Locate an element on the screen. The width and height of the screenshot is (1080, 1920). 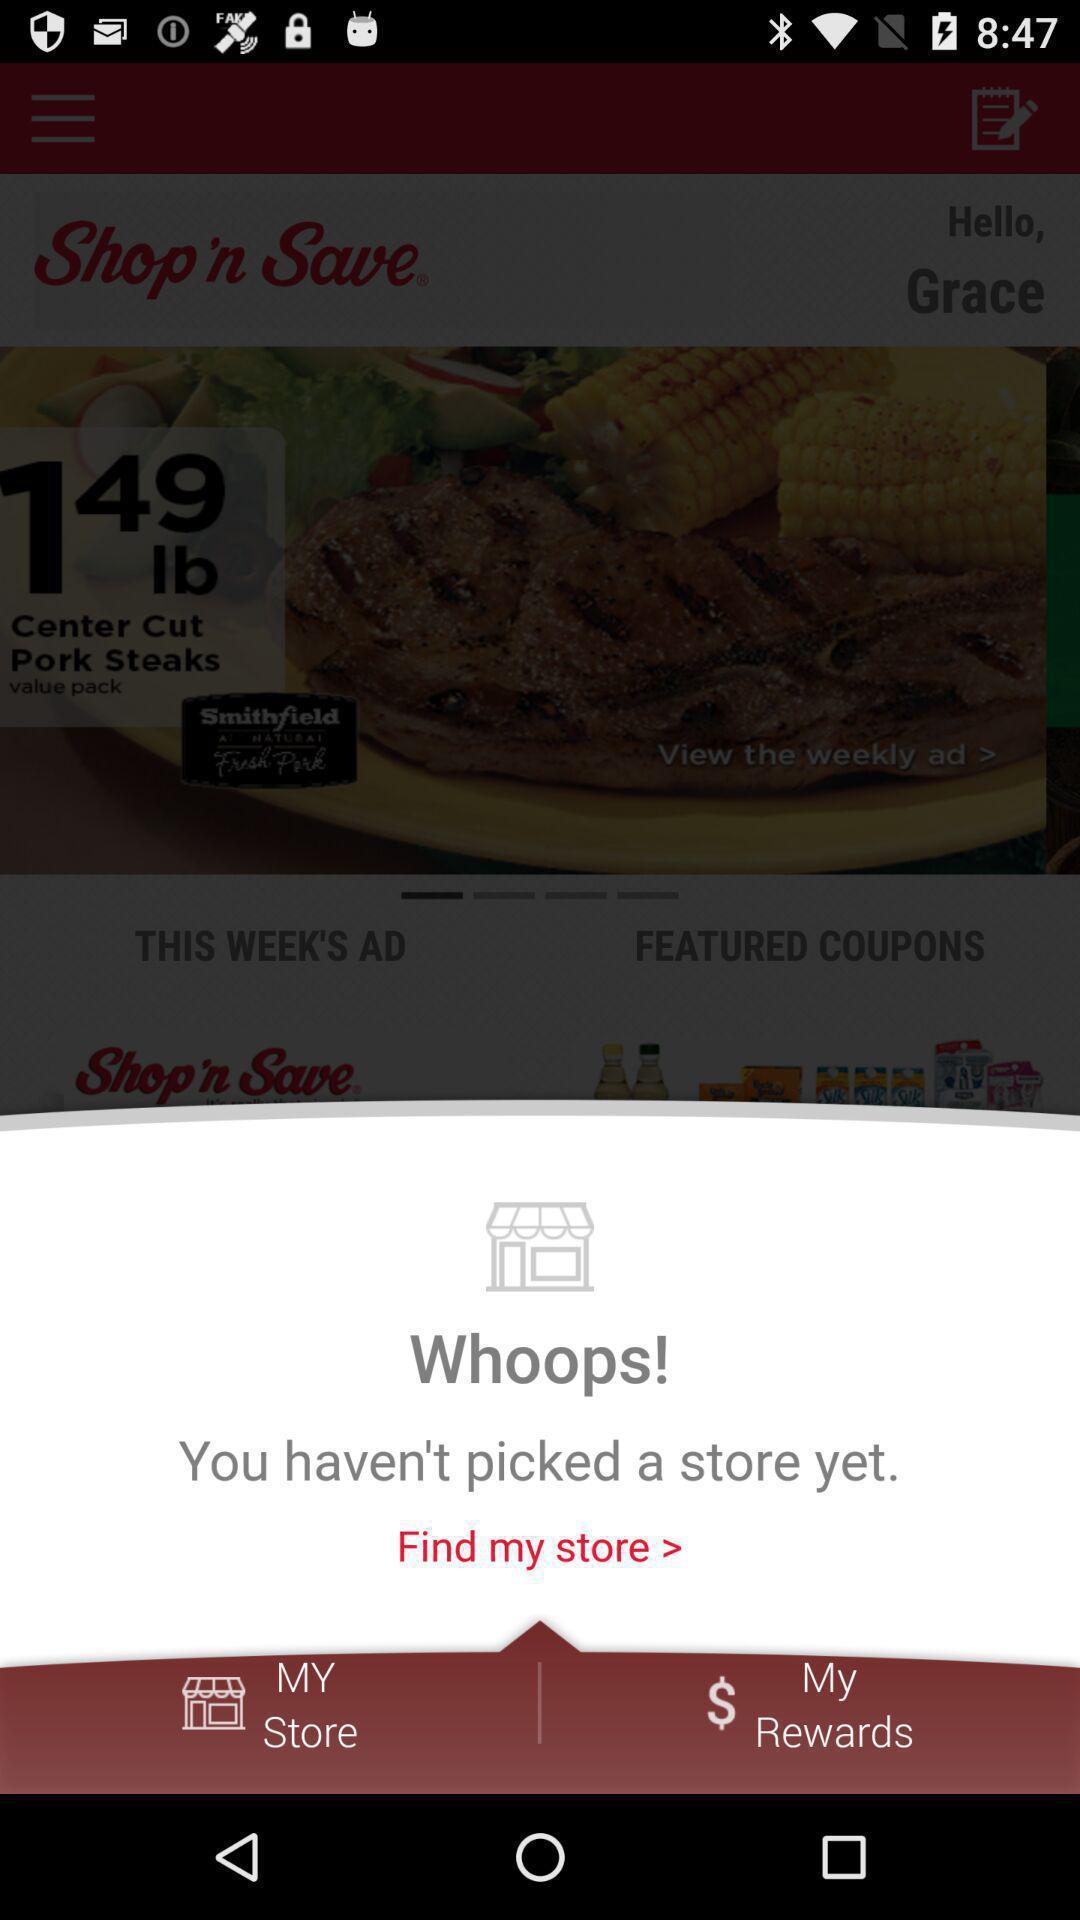
the edit icon is located at coordinates (1003, 125).